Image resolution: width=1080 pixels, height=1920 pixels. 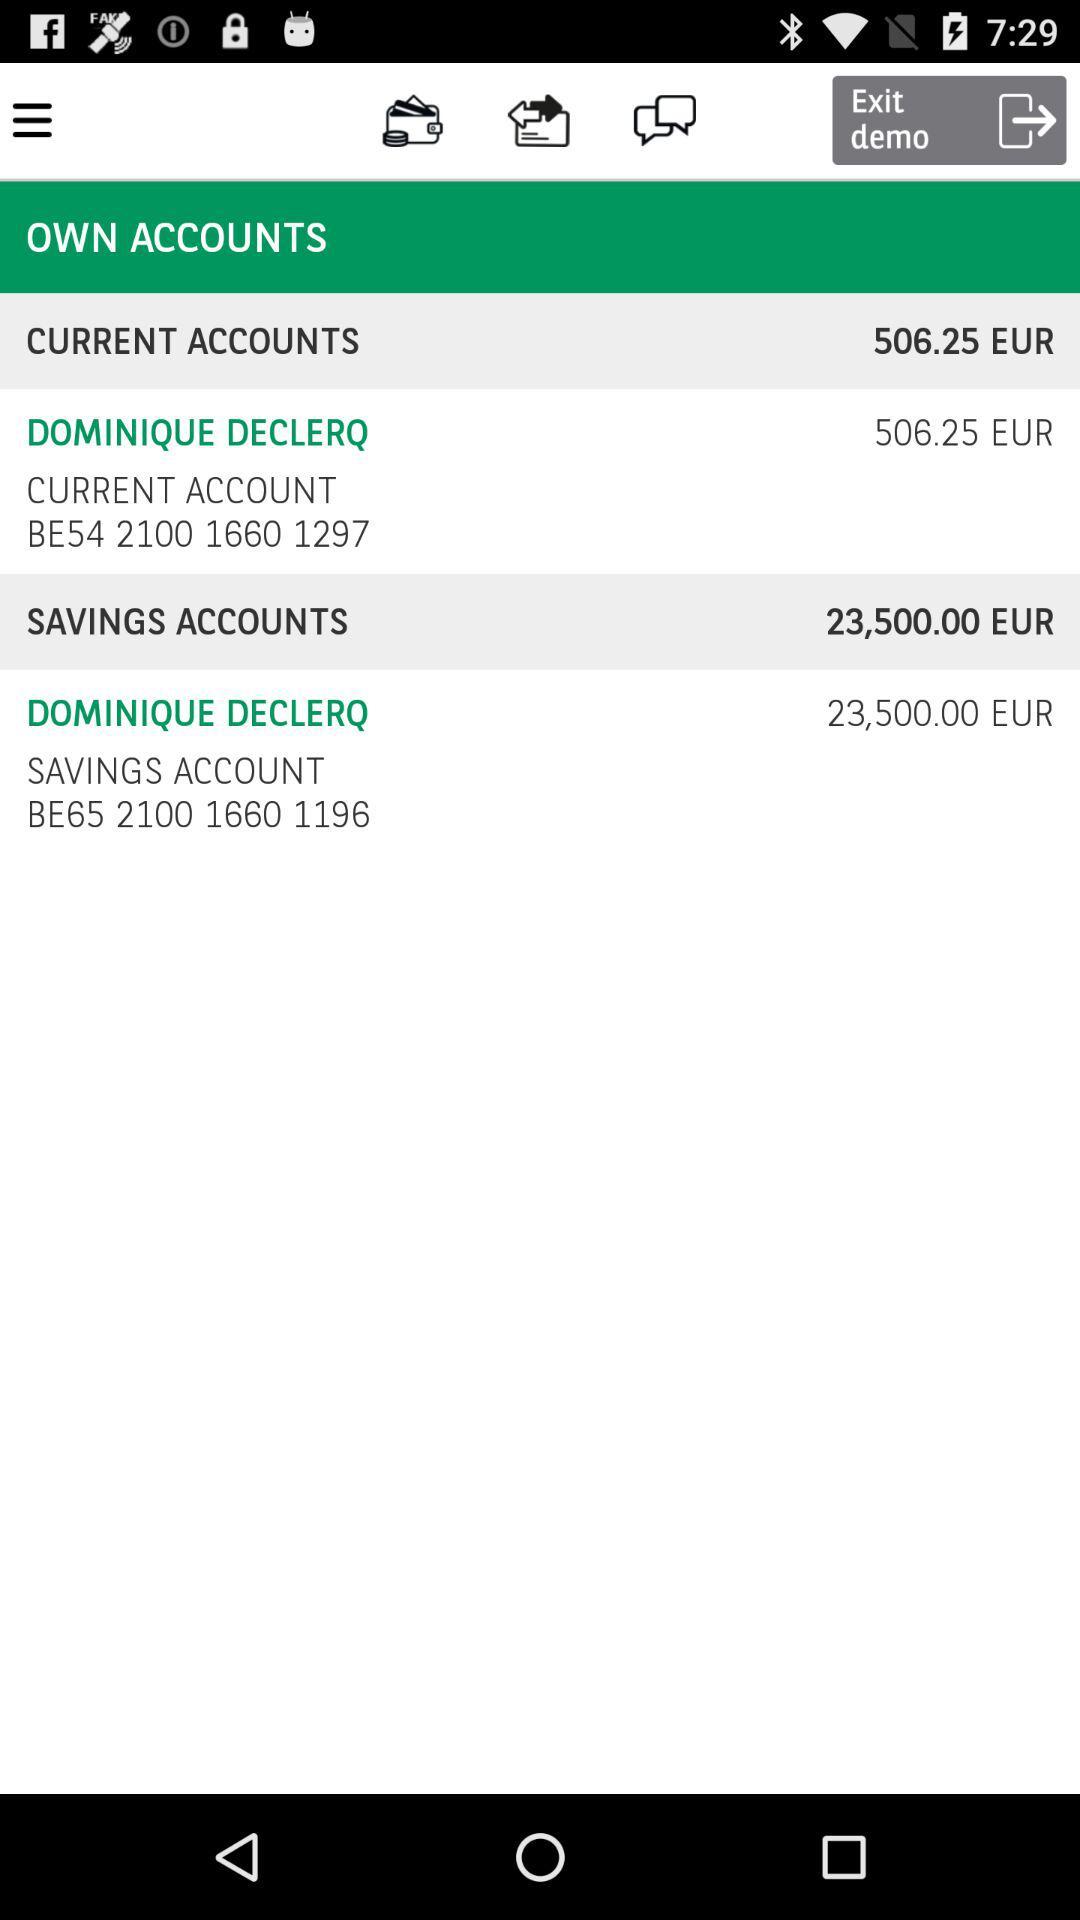 I want to click on be65 2100 1660 icon, so click(x=203, y=814).